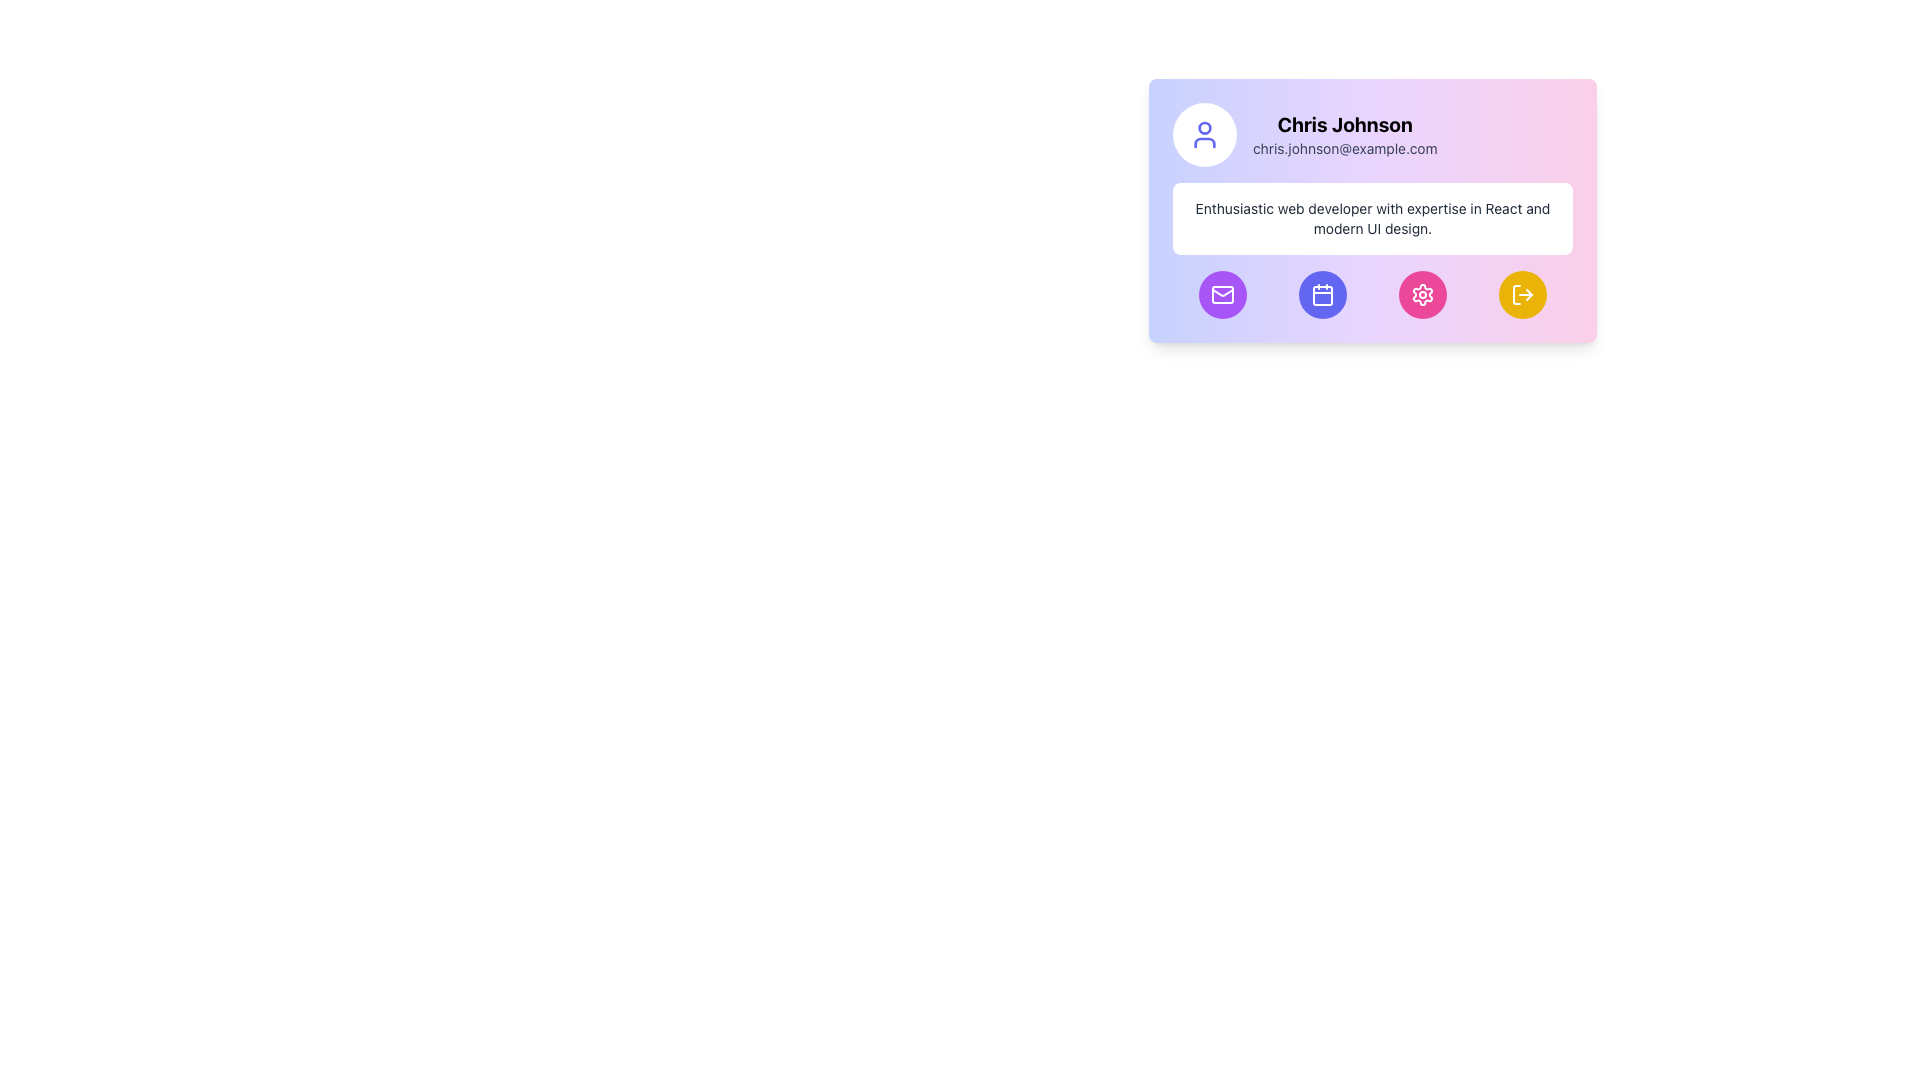 The width and height of the screenshot is (1920, 1080). I want to click on the user profile SVG icon located within a circular white background at the top-left corner of the card-like component, so click(1203, 135).